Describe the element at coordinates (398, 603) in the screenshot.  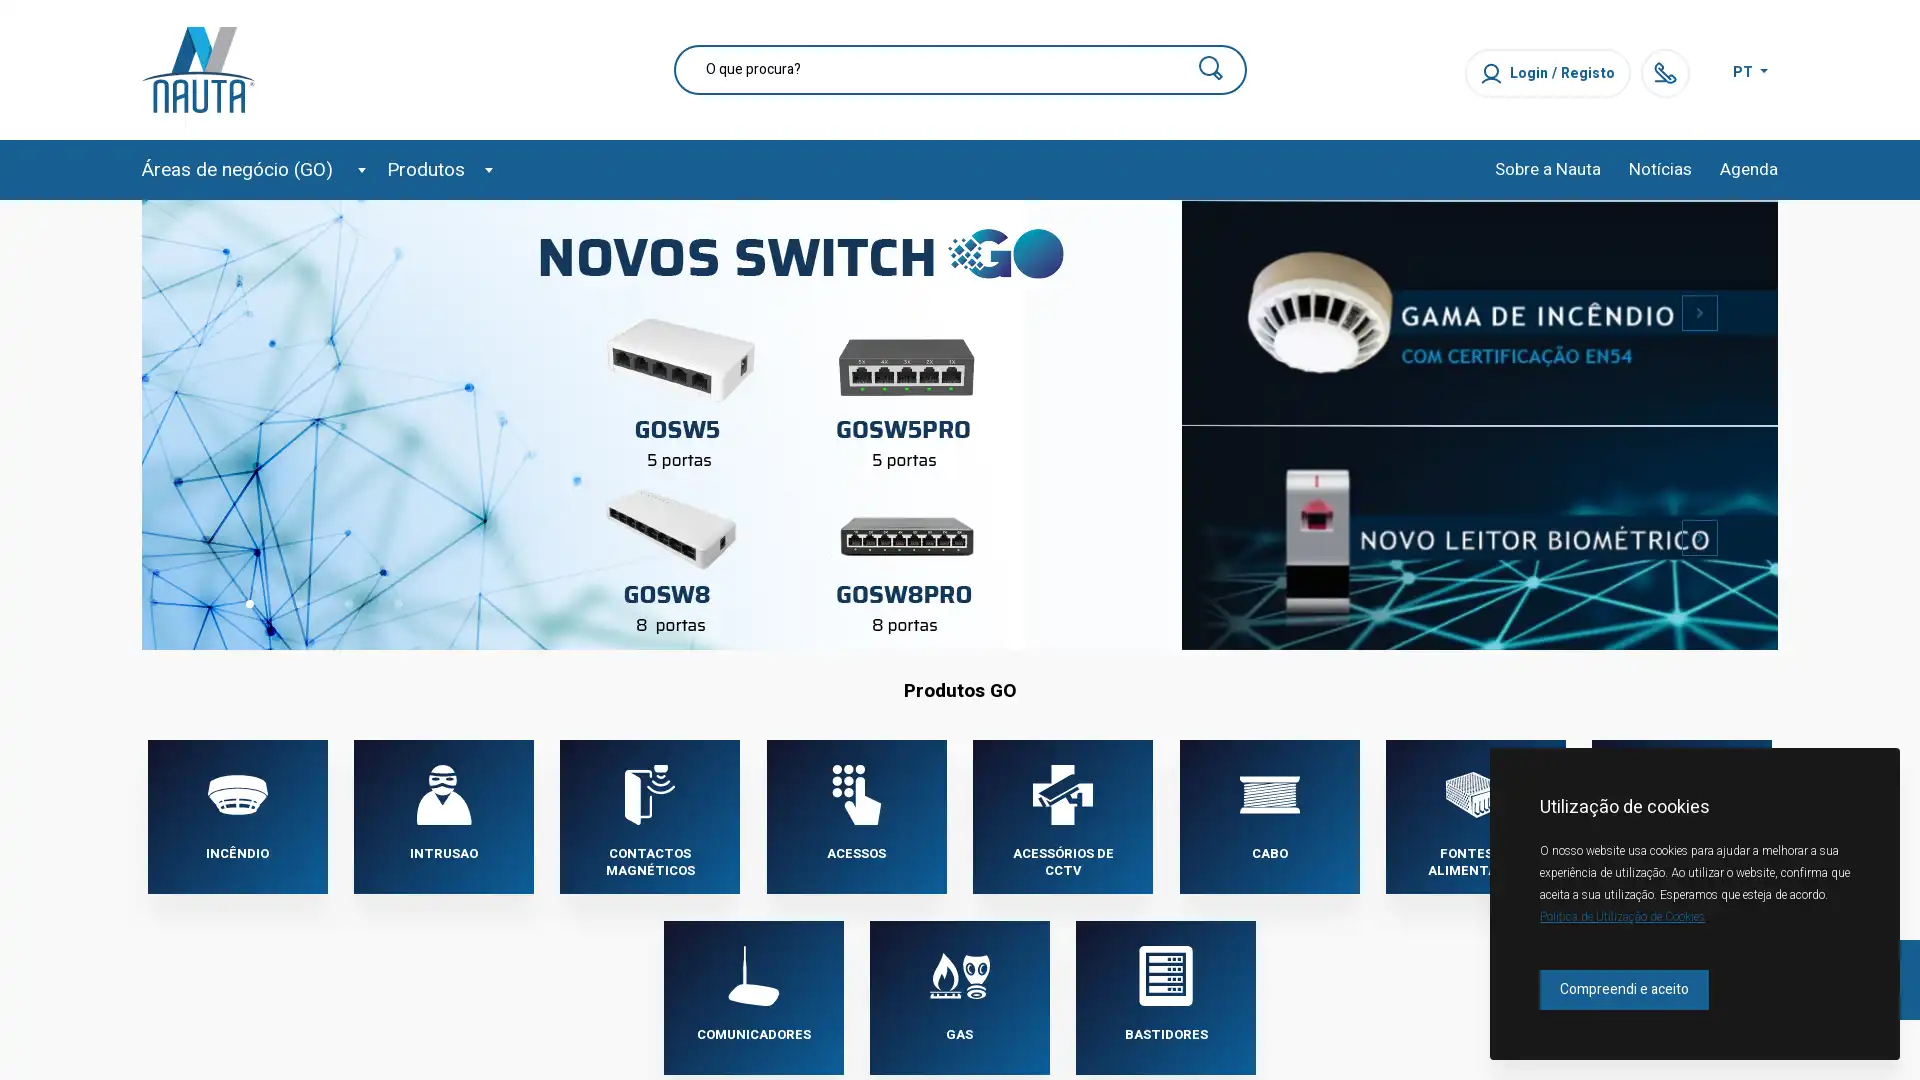
I see `Go to slide 4` at that location.